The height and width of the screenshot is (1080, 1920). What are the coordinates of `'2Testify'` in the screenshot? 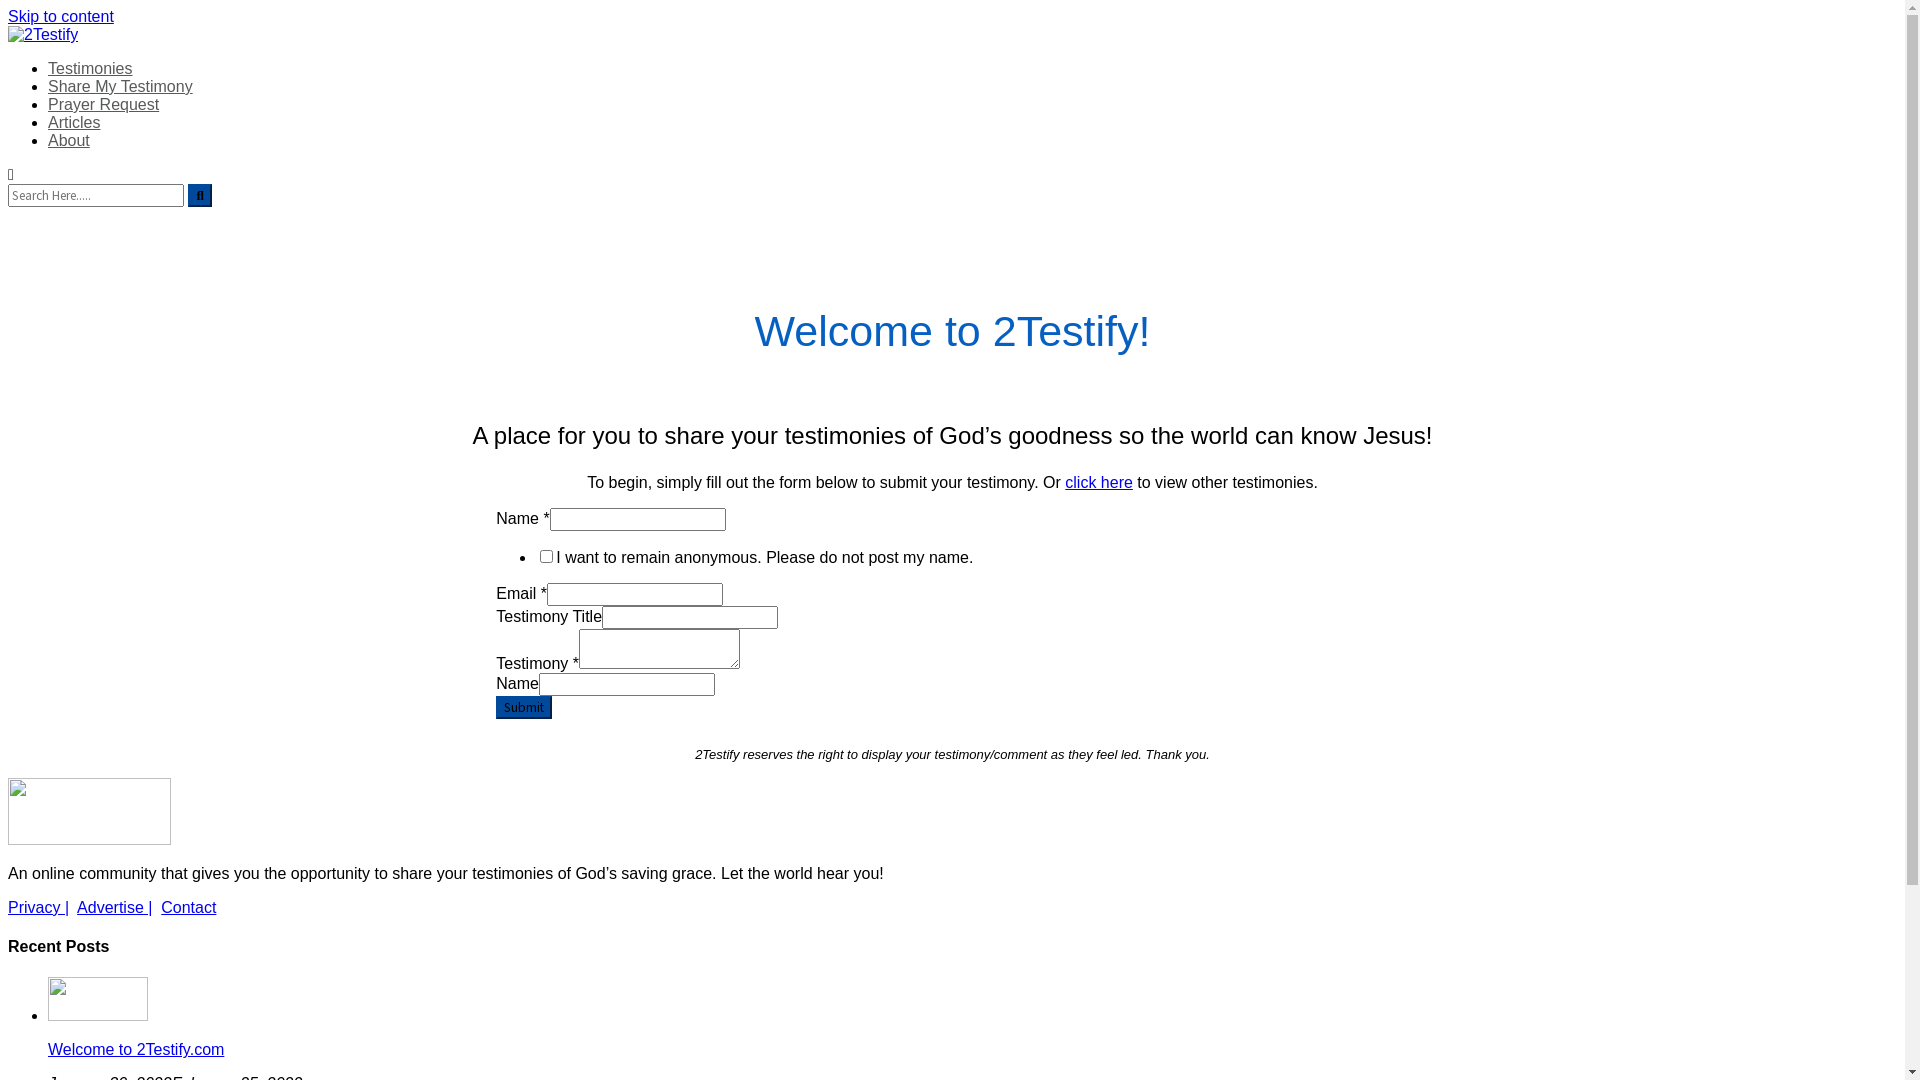 It's located at (67, 82).